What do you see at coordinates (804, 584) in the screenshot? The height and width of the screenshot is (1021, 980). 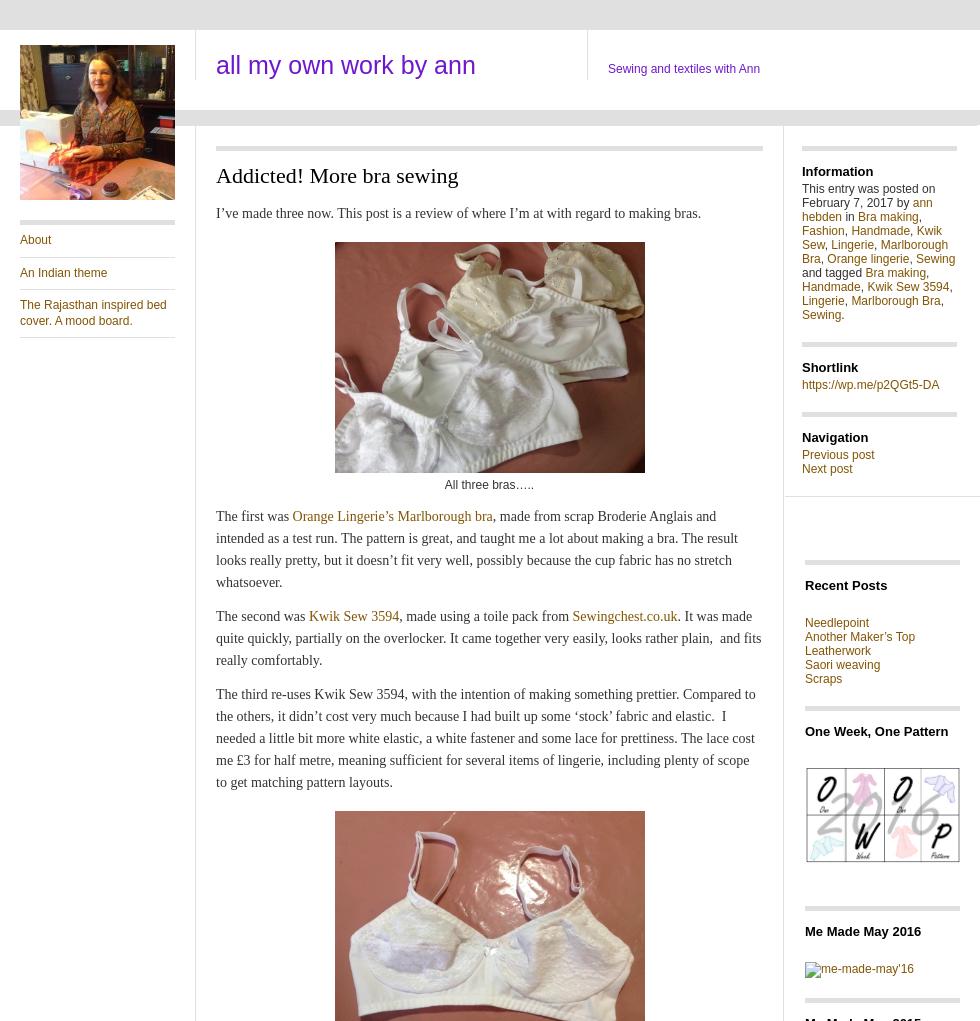 I see `'Recent Posts'` at bounding box center [804, 584].